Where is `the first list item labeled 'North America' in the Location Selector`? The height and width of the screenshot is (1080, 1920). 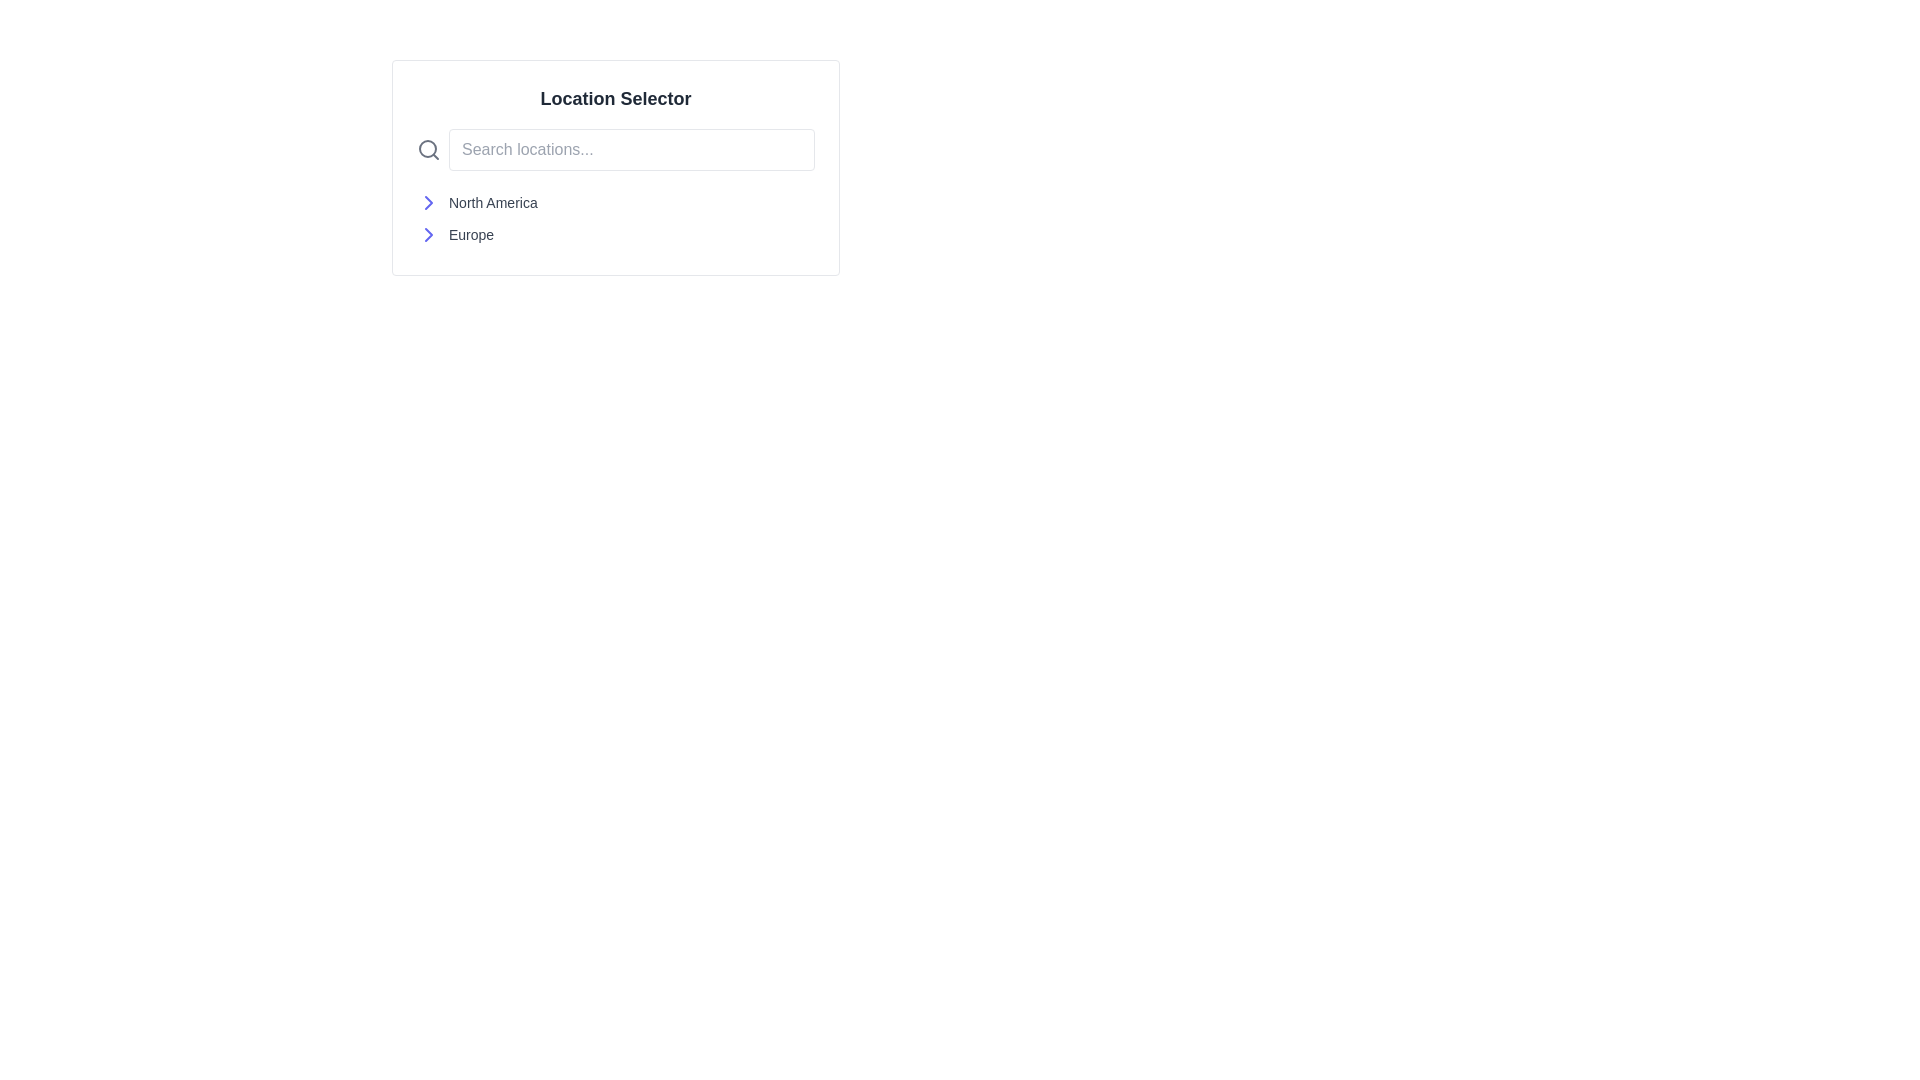 the first list item labeled 'North America' in the Location Selector is located at coordinates (614, 203).